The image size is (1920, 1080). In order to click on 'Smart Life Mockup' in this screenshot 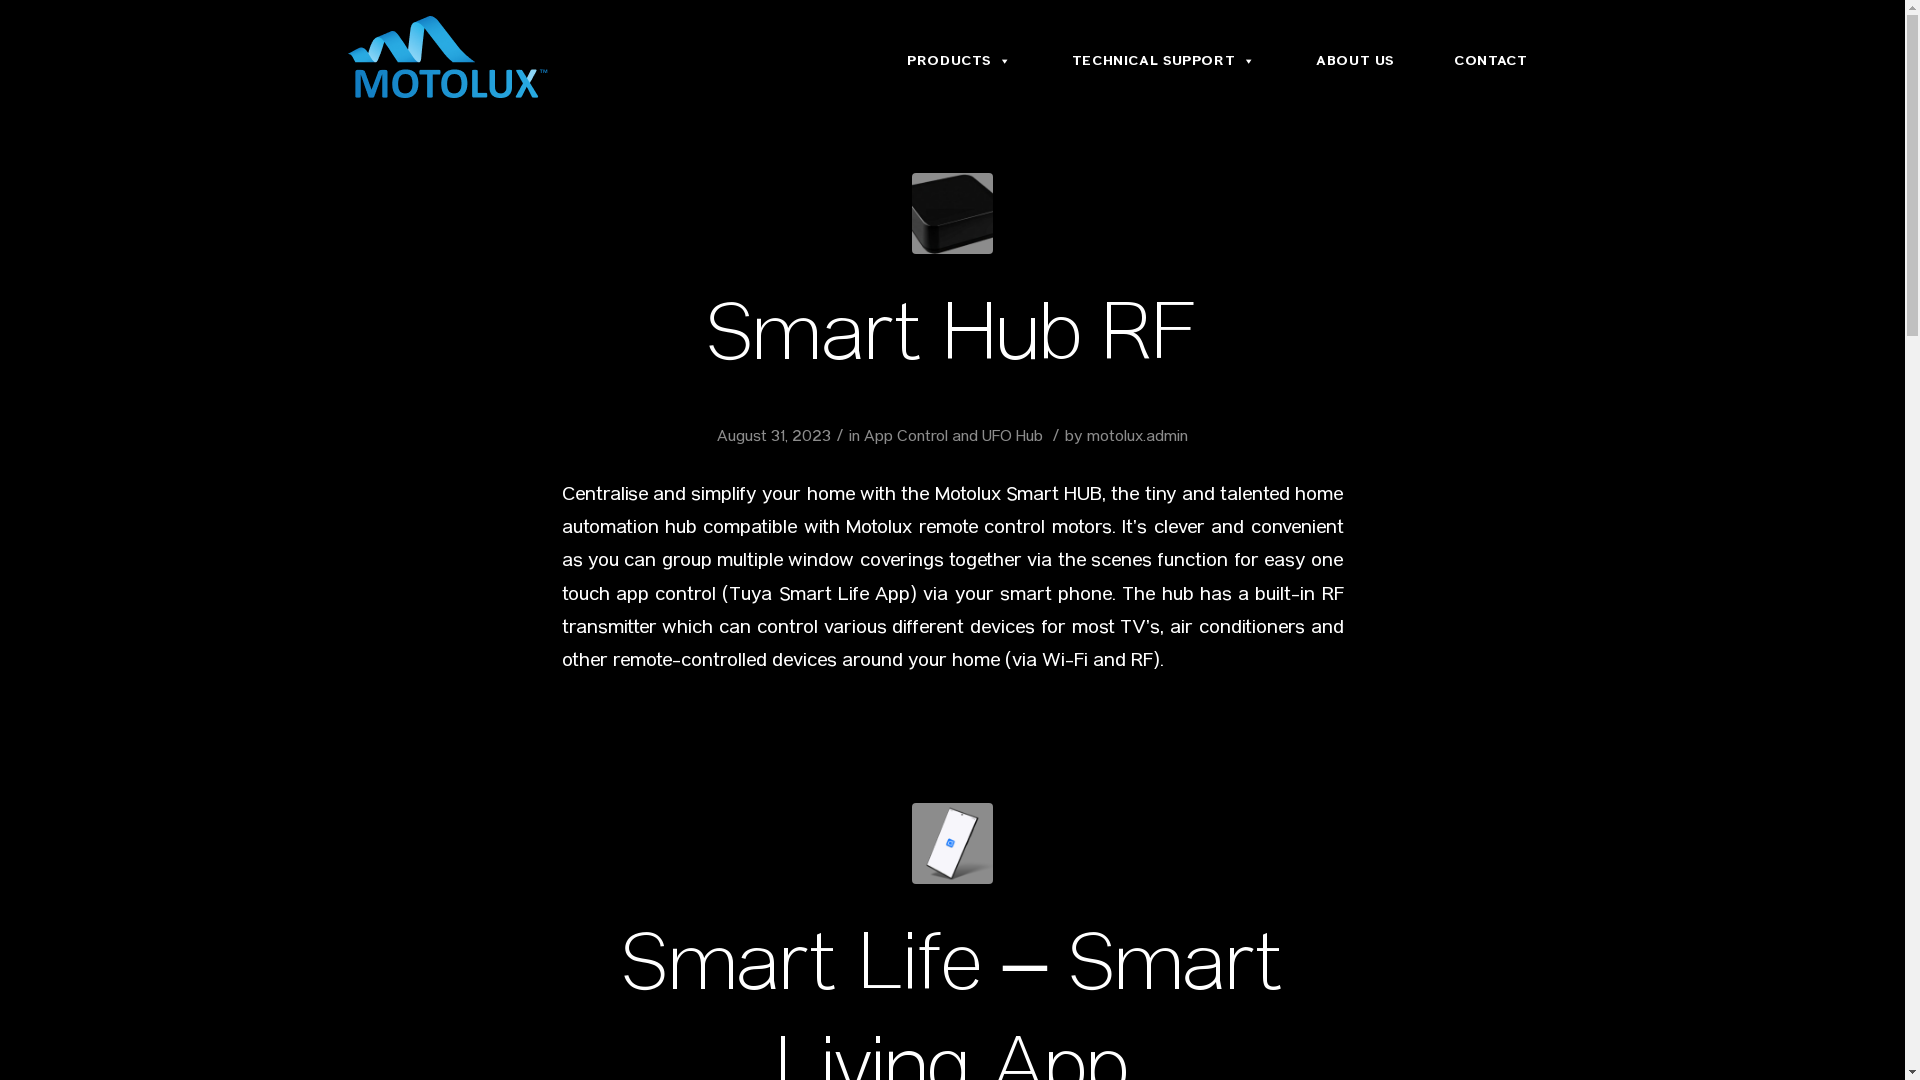, I will do `click(951, 843)`.